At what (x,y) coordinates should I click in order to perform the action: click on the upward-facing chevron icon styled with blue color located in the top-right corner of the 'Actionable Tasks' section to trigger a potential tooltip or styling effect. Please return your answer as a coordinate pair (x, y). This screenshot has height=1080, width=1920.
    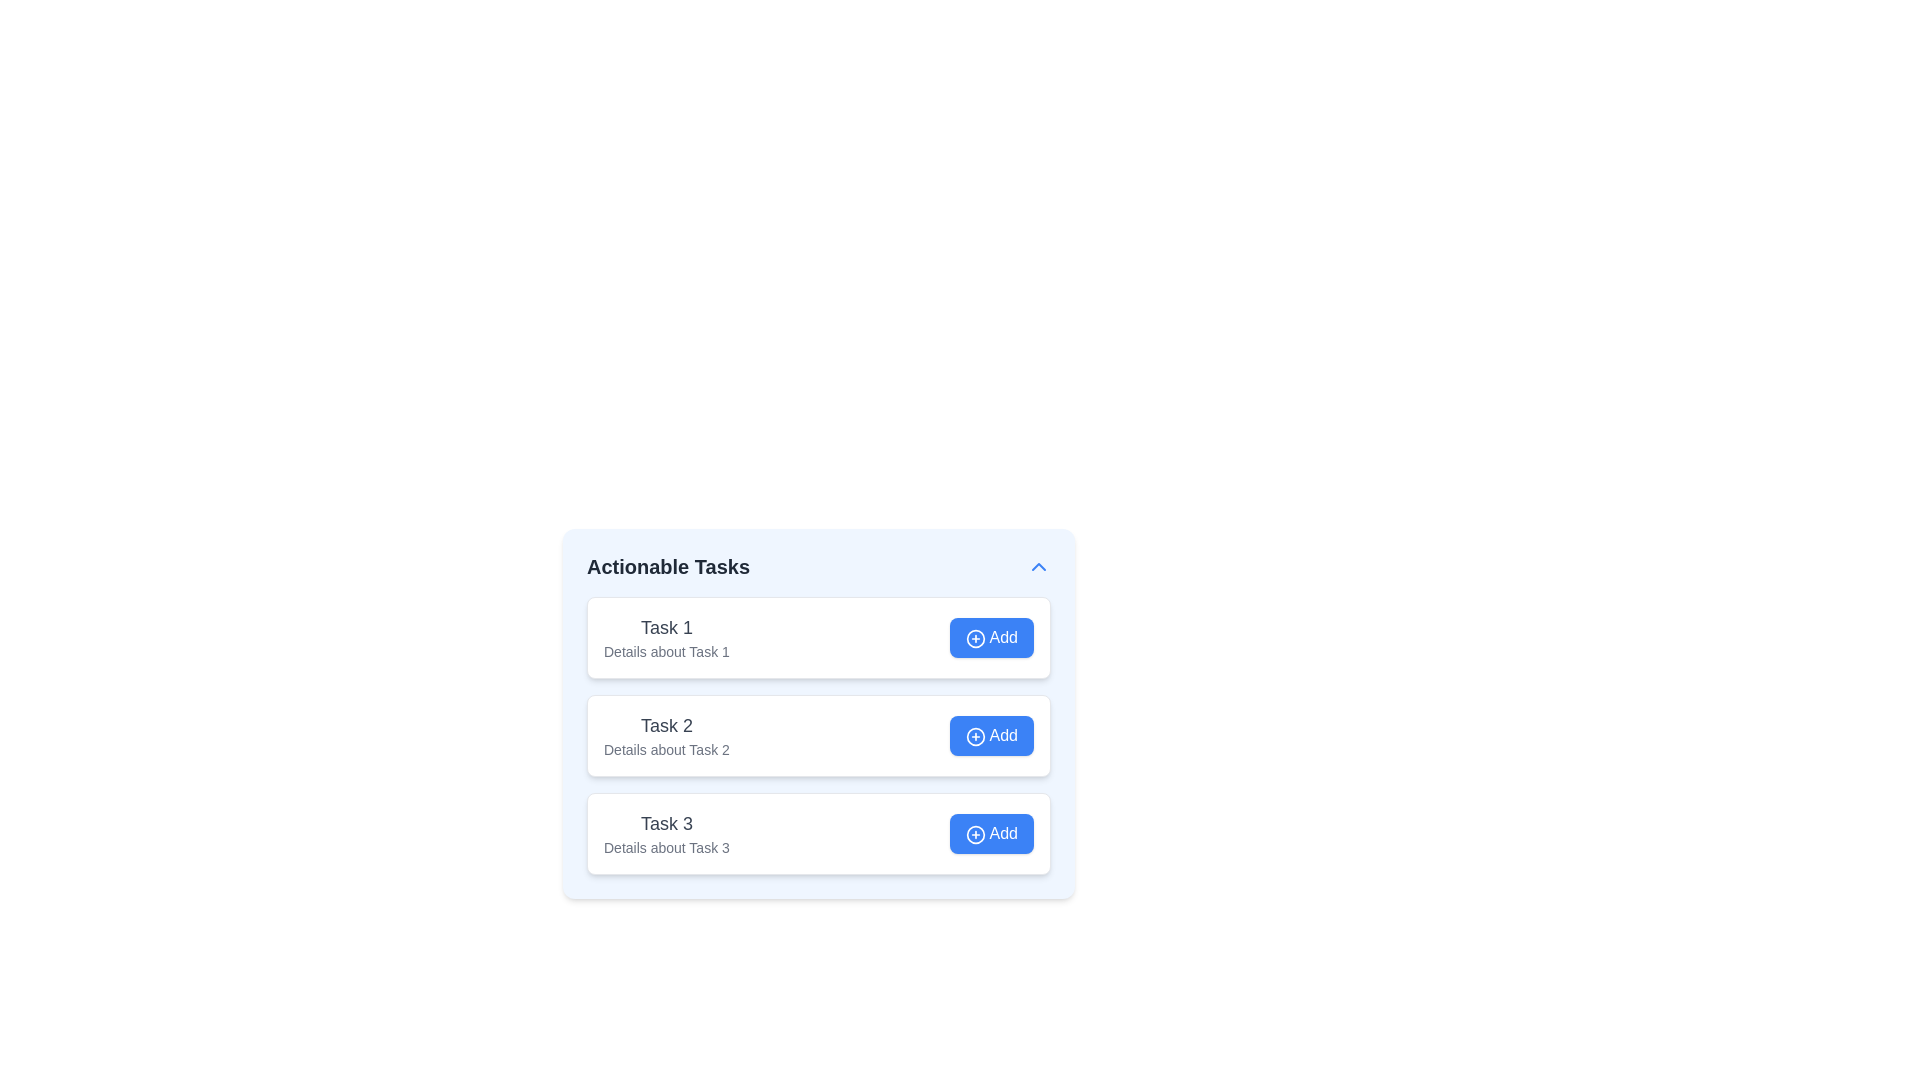
    Looking at the image, I should click on (1038, 567).